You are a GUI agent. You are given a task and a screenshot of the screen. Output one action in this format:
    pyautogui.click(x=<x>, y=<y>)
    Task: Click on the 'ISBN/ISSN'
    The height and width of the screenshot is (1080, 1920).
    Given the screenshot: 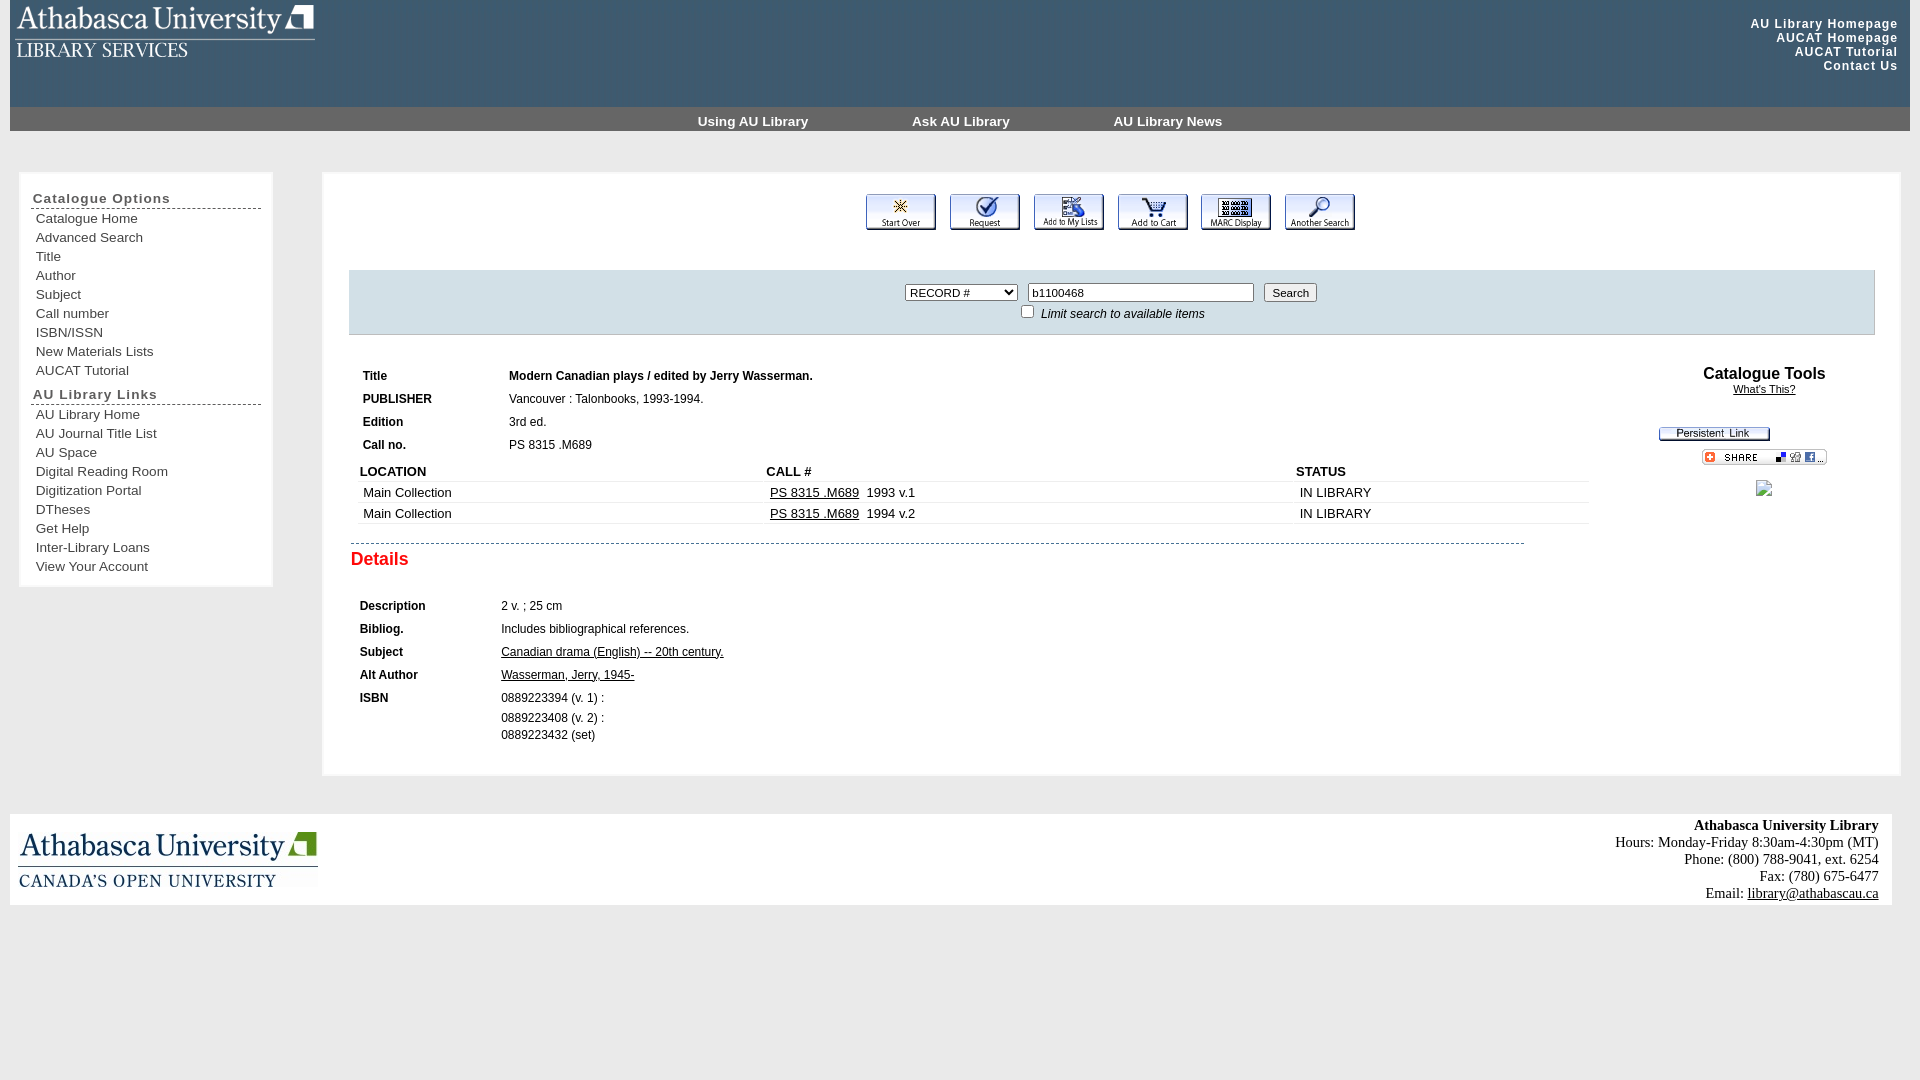 What is the action you would take?
    pyautogui.click(x=146, y=331)
    